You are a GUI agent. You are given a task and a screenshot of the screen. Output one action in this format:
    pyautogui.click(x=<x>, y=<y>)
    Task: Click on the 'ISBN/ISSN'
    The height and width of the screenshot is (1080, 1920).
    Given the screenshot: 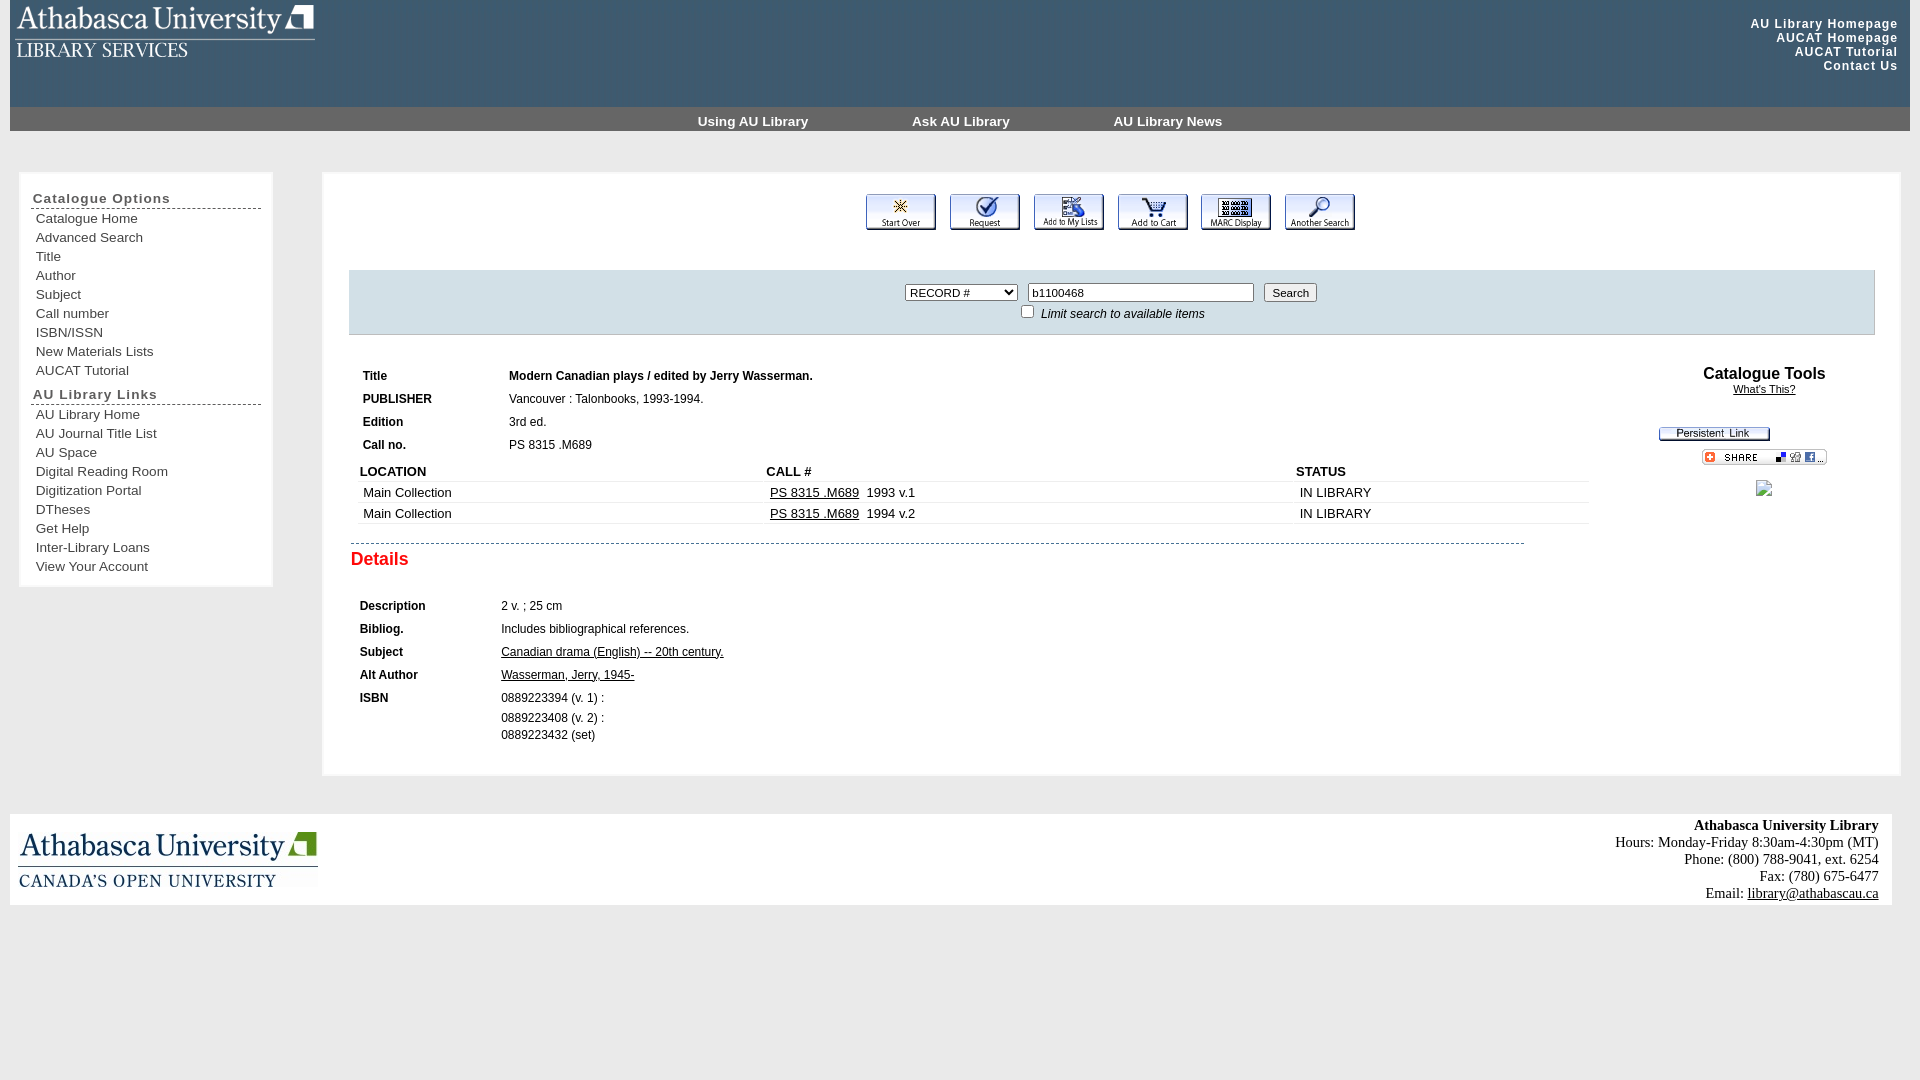 What is the action you would take?
    pyautogui.click(x=146, y=331)
    